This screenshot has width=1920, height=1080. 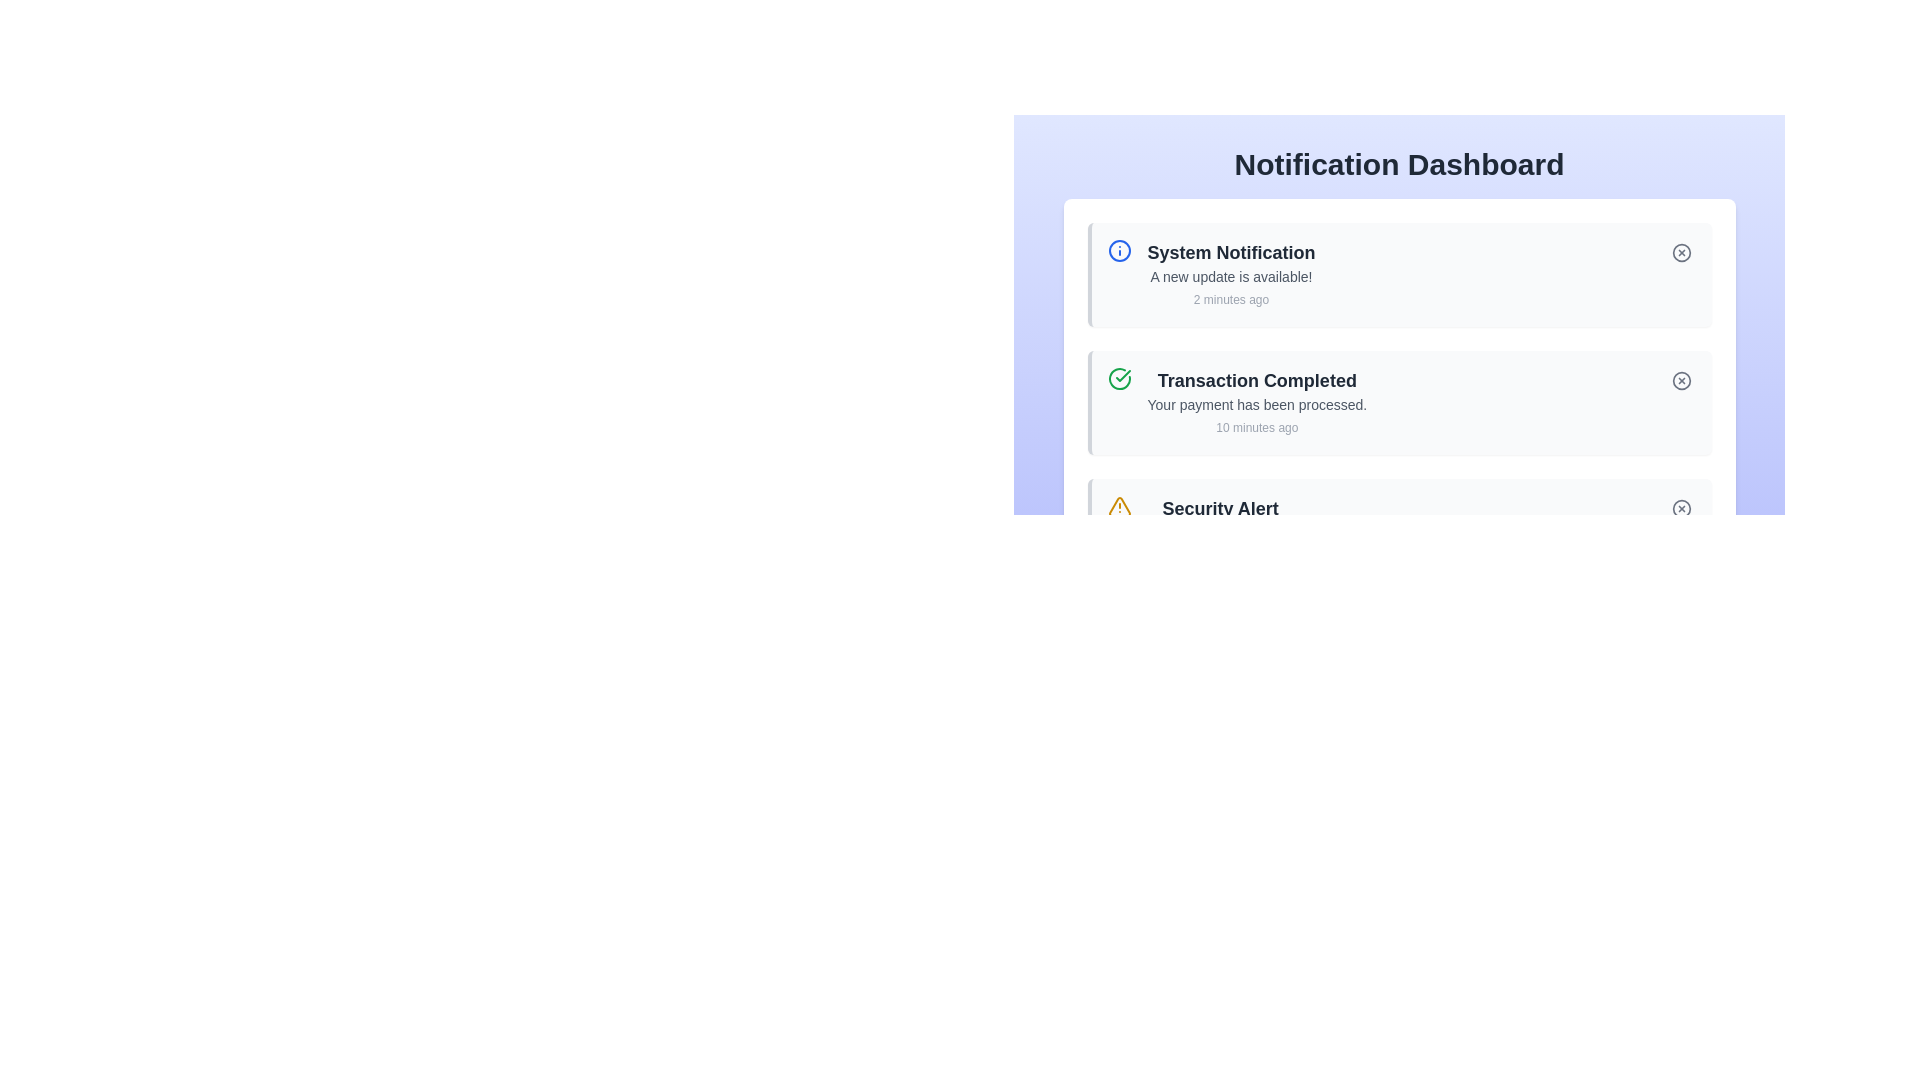 I want to click on the 'System Notification' text block in the first notification card, so click(x=1230, y=274).